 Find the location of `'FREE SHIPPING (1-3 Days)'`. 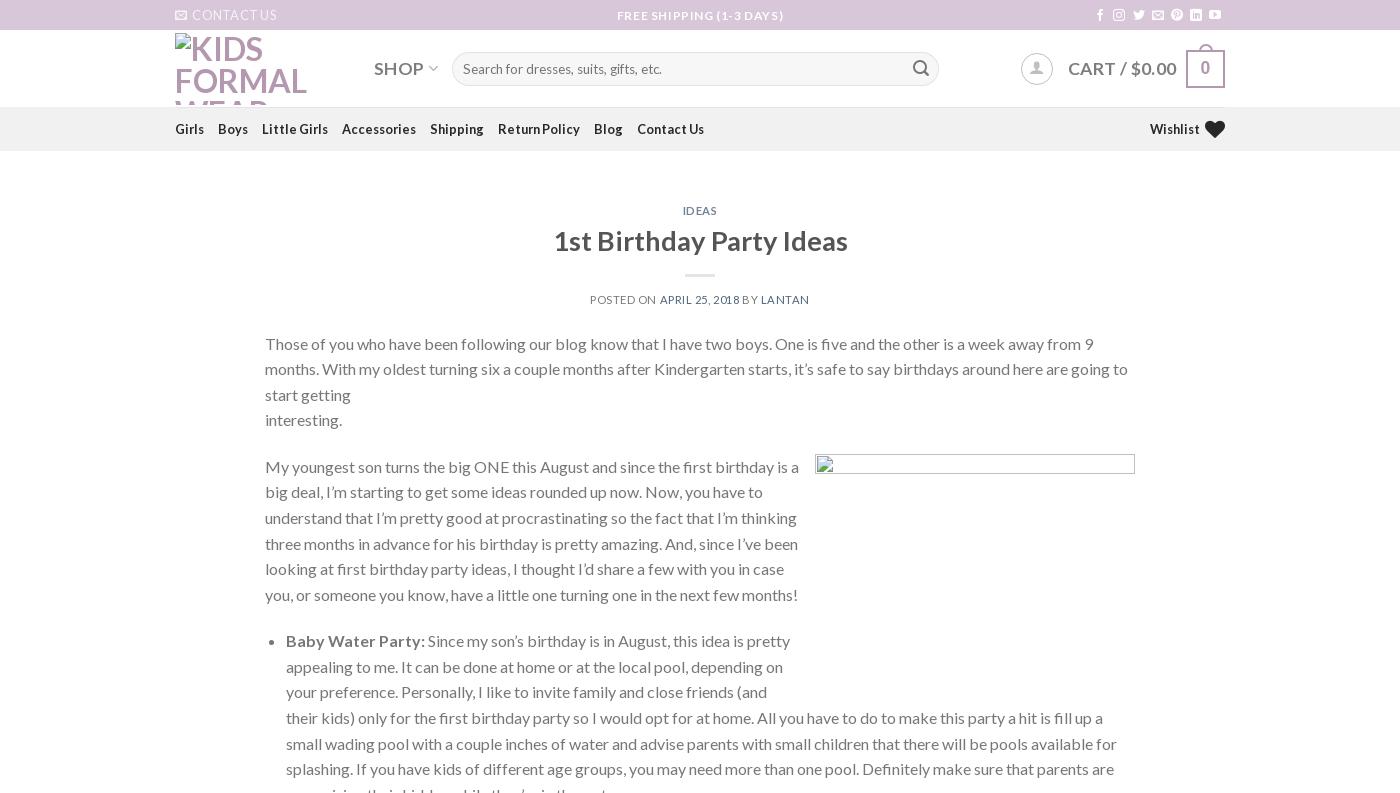

'FREE SHIPPING (1-3 Days)' is located at coordinates (699, 13).